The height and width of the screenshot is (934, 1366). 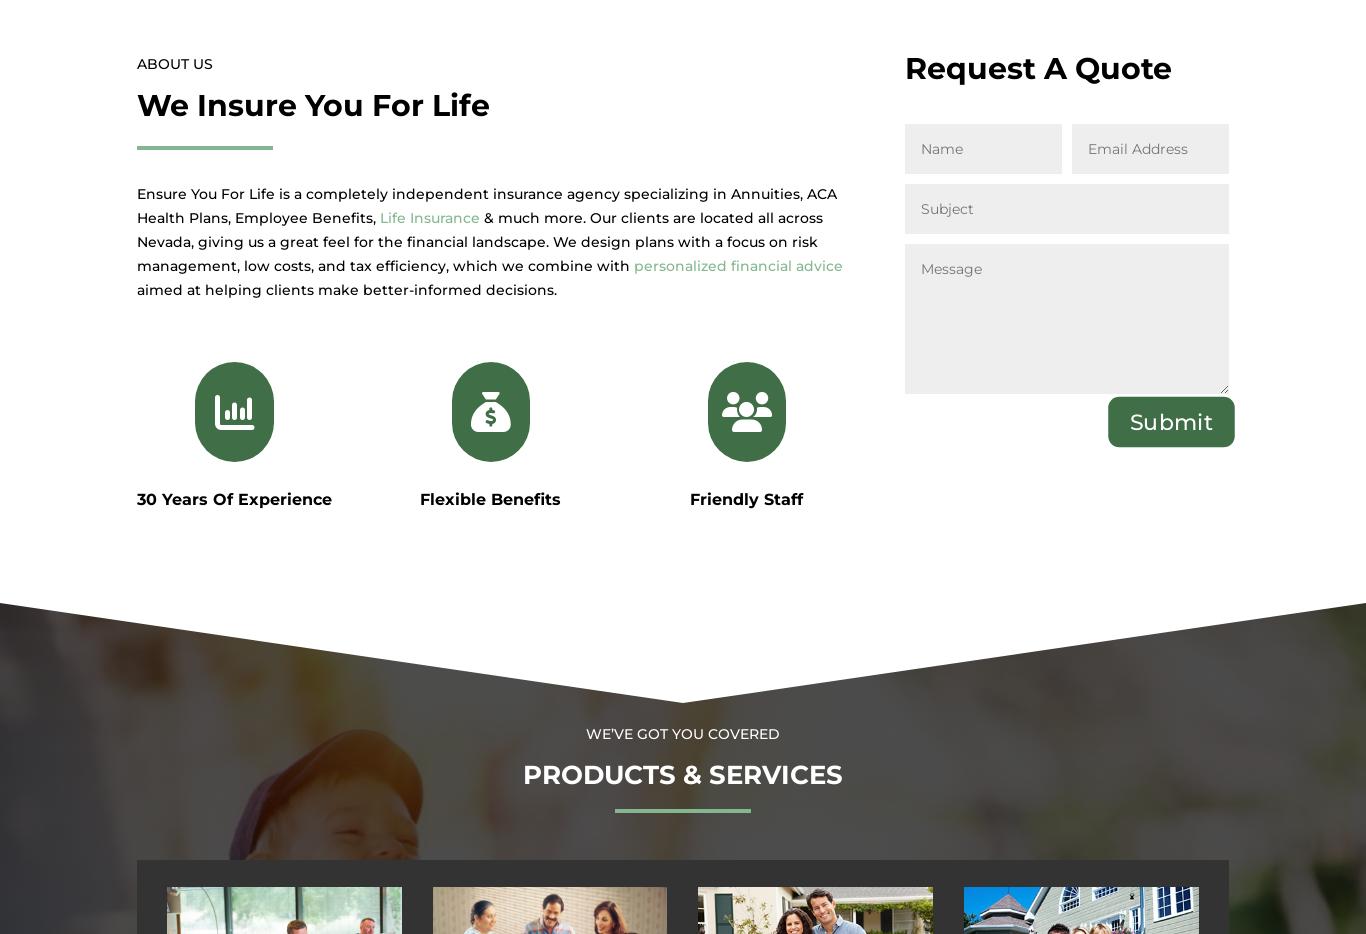 What do you see at coordinates (681, 773) in the screenshot?
I see `'Products & Services'` at bounding box center [681, 773].